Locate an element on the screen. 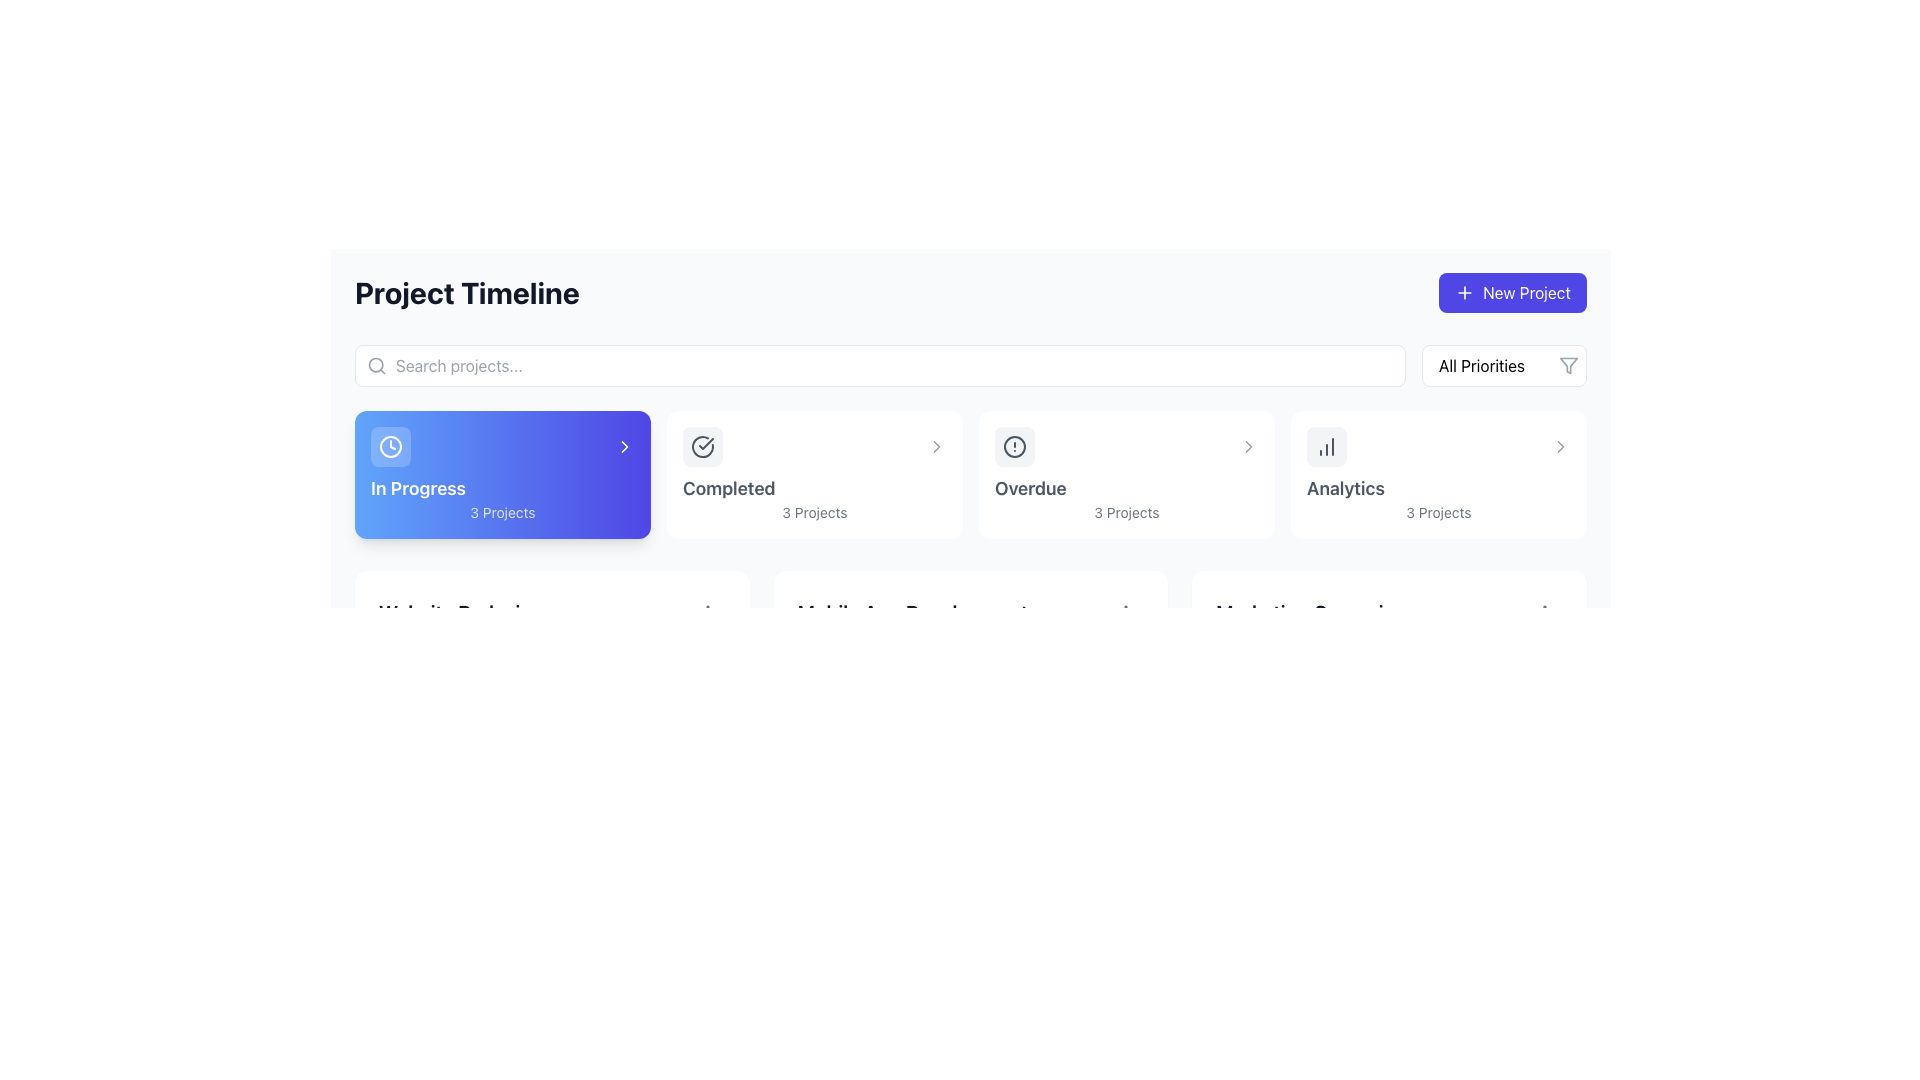 The width and height of the screenshot is (1920, 1080). the 'Overdue' icon embedded within a rounded background is located at coordinates (1014, 446).